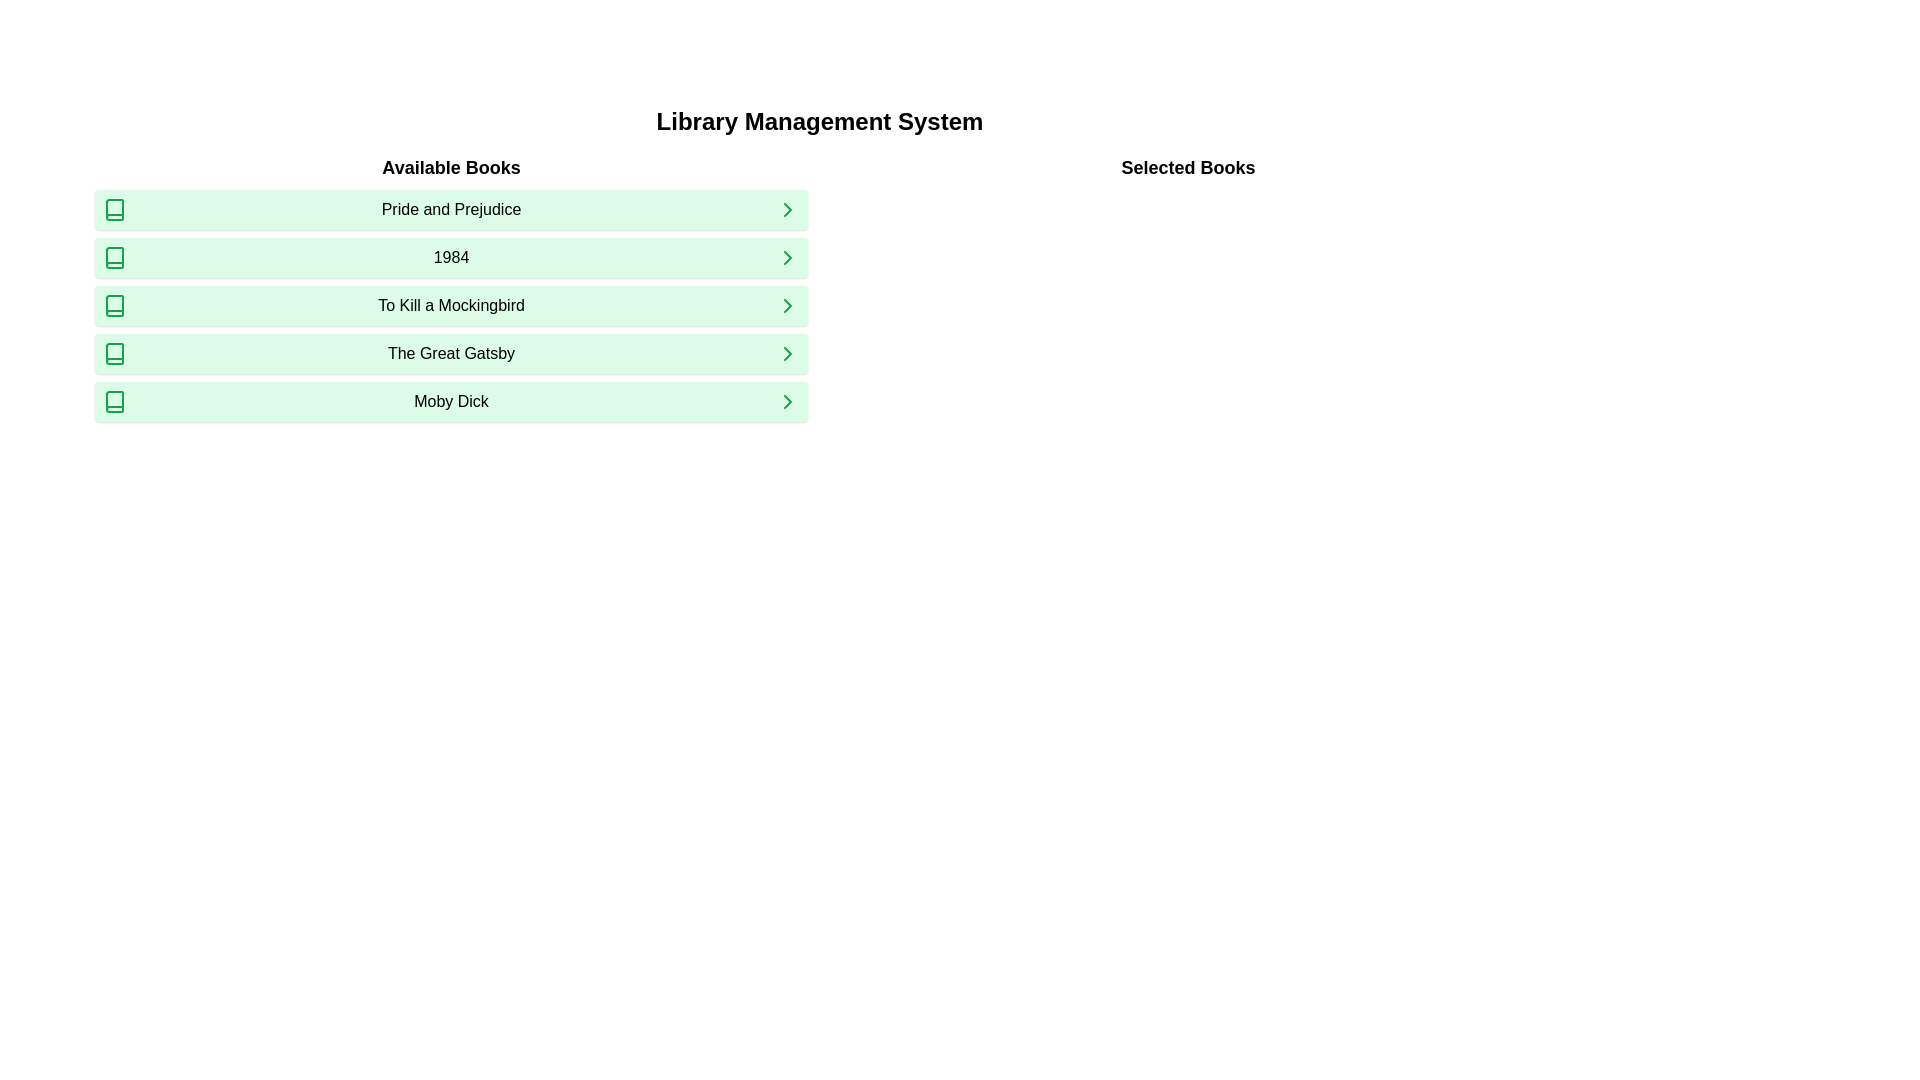 The image size is (1920, 1080). I want to click on the forward navigation icon in the 'Available Books' section for 'To Kill a Mockingbird', so click(786, 305).